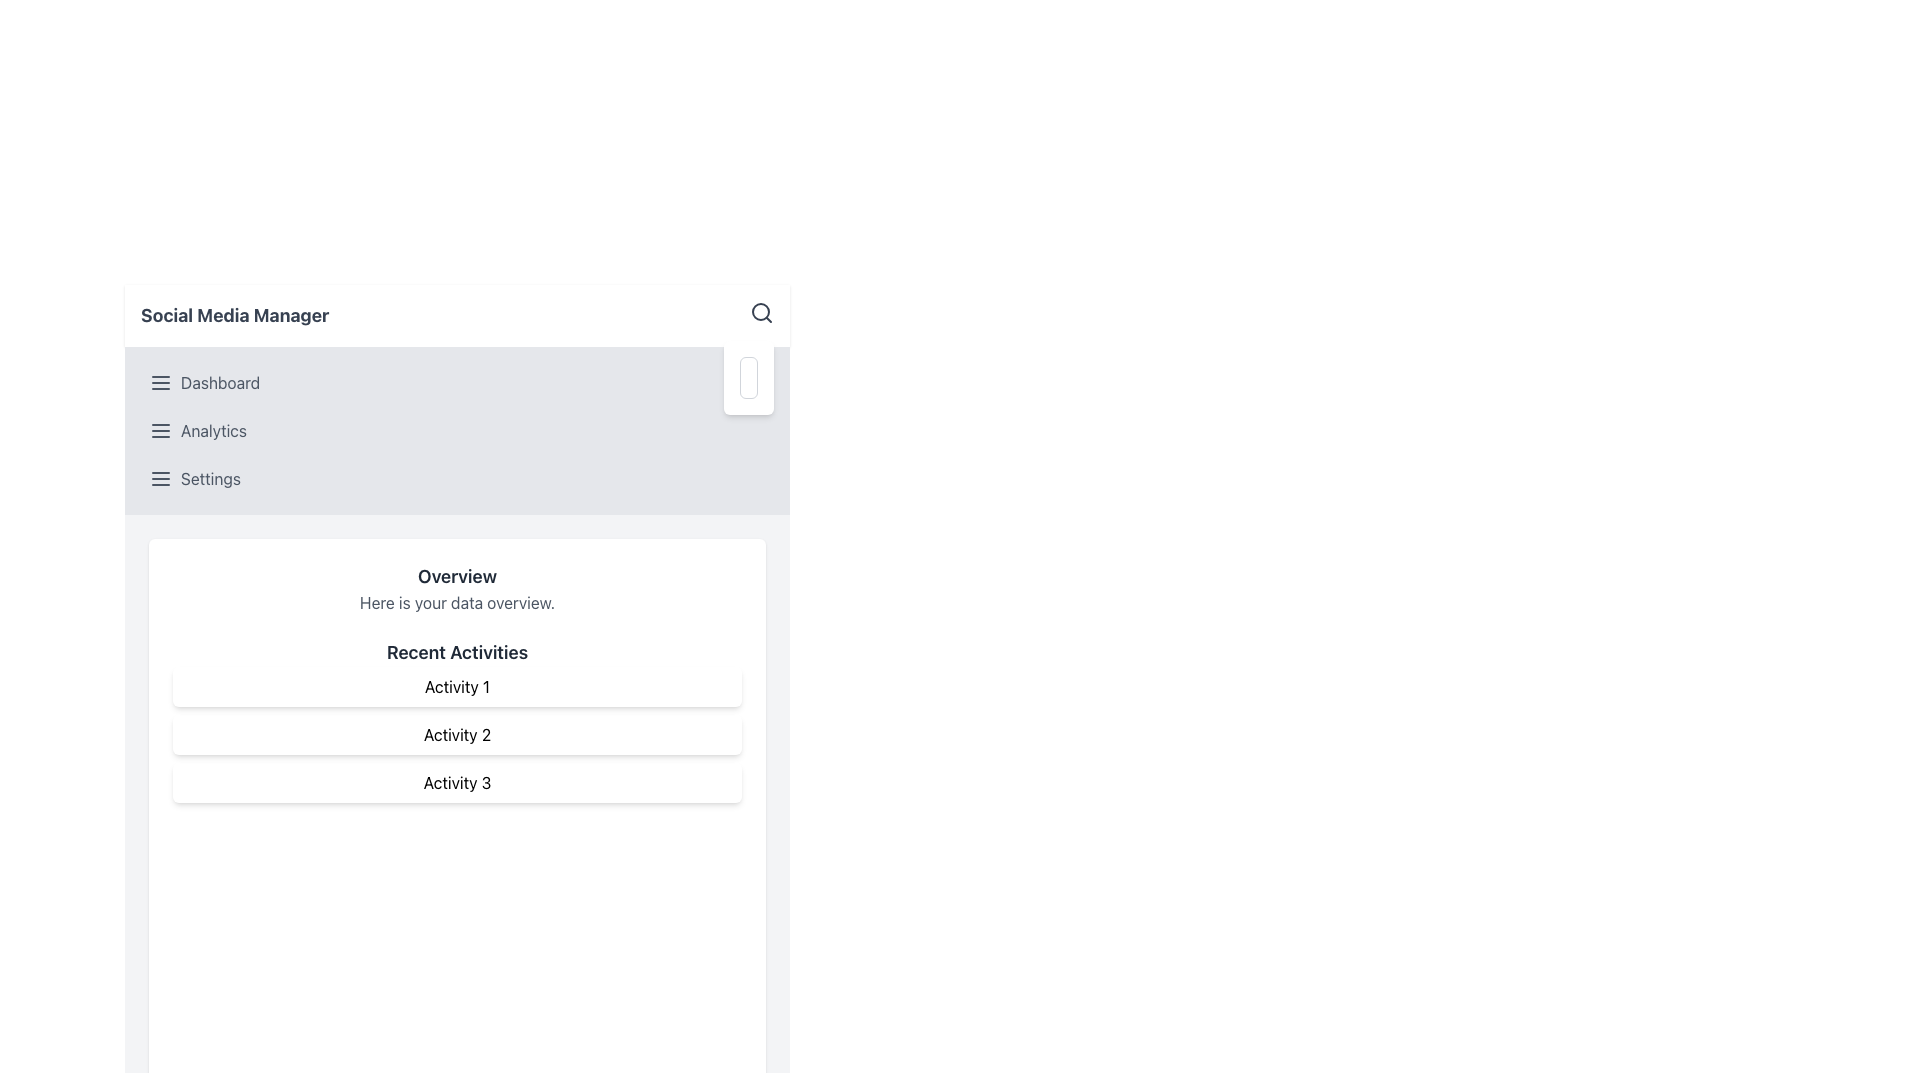 The width and height of the screenshot is (1920, 1080). I want to click on the 'hamburger menu' SVG icon located to the left of the 'Dashboard' text in the navigation menu, so click(161, 382).